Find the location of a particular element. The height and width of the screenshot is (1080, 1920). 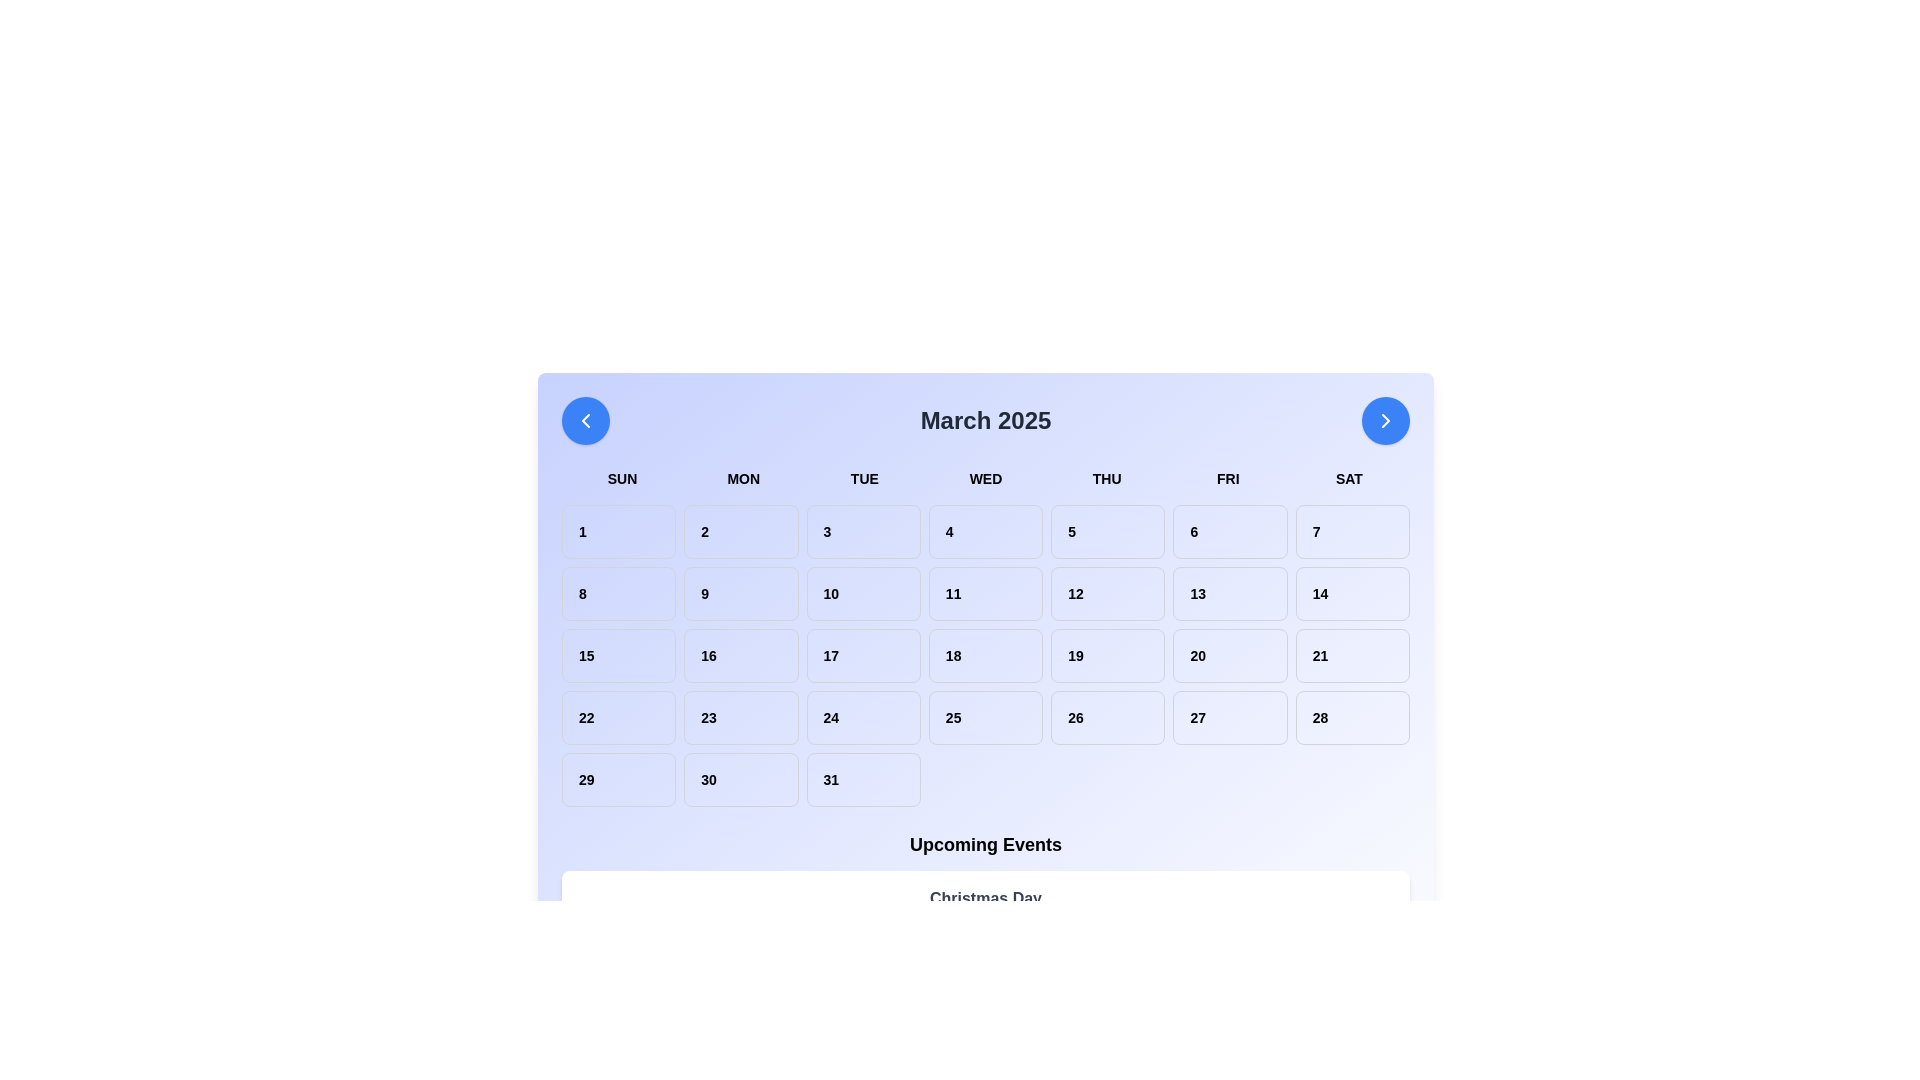

the button displaying the number '4' in the calendar widget, located under the 'Wednesday' column header, to start keyboard navigation is located at coordinates (985, 531).